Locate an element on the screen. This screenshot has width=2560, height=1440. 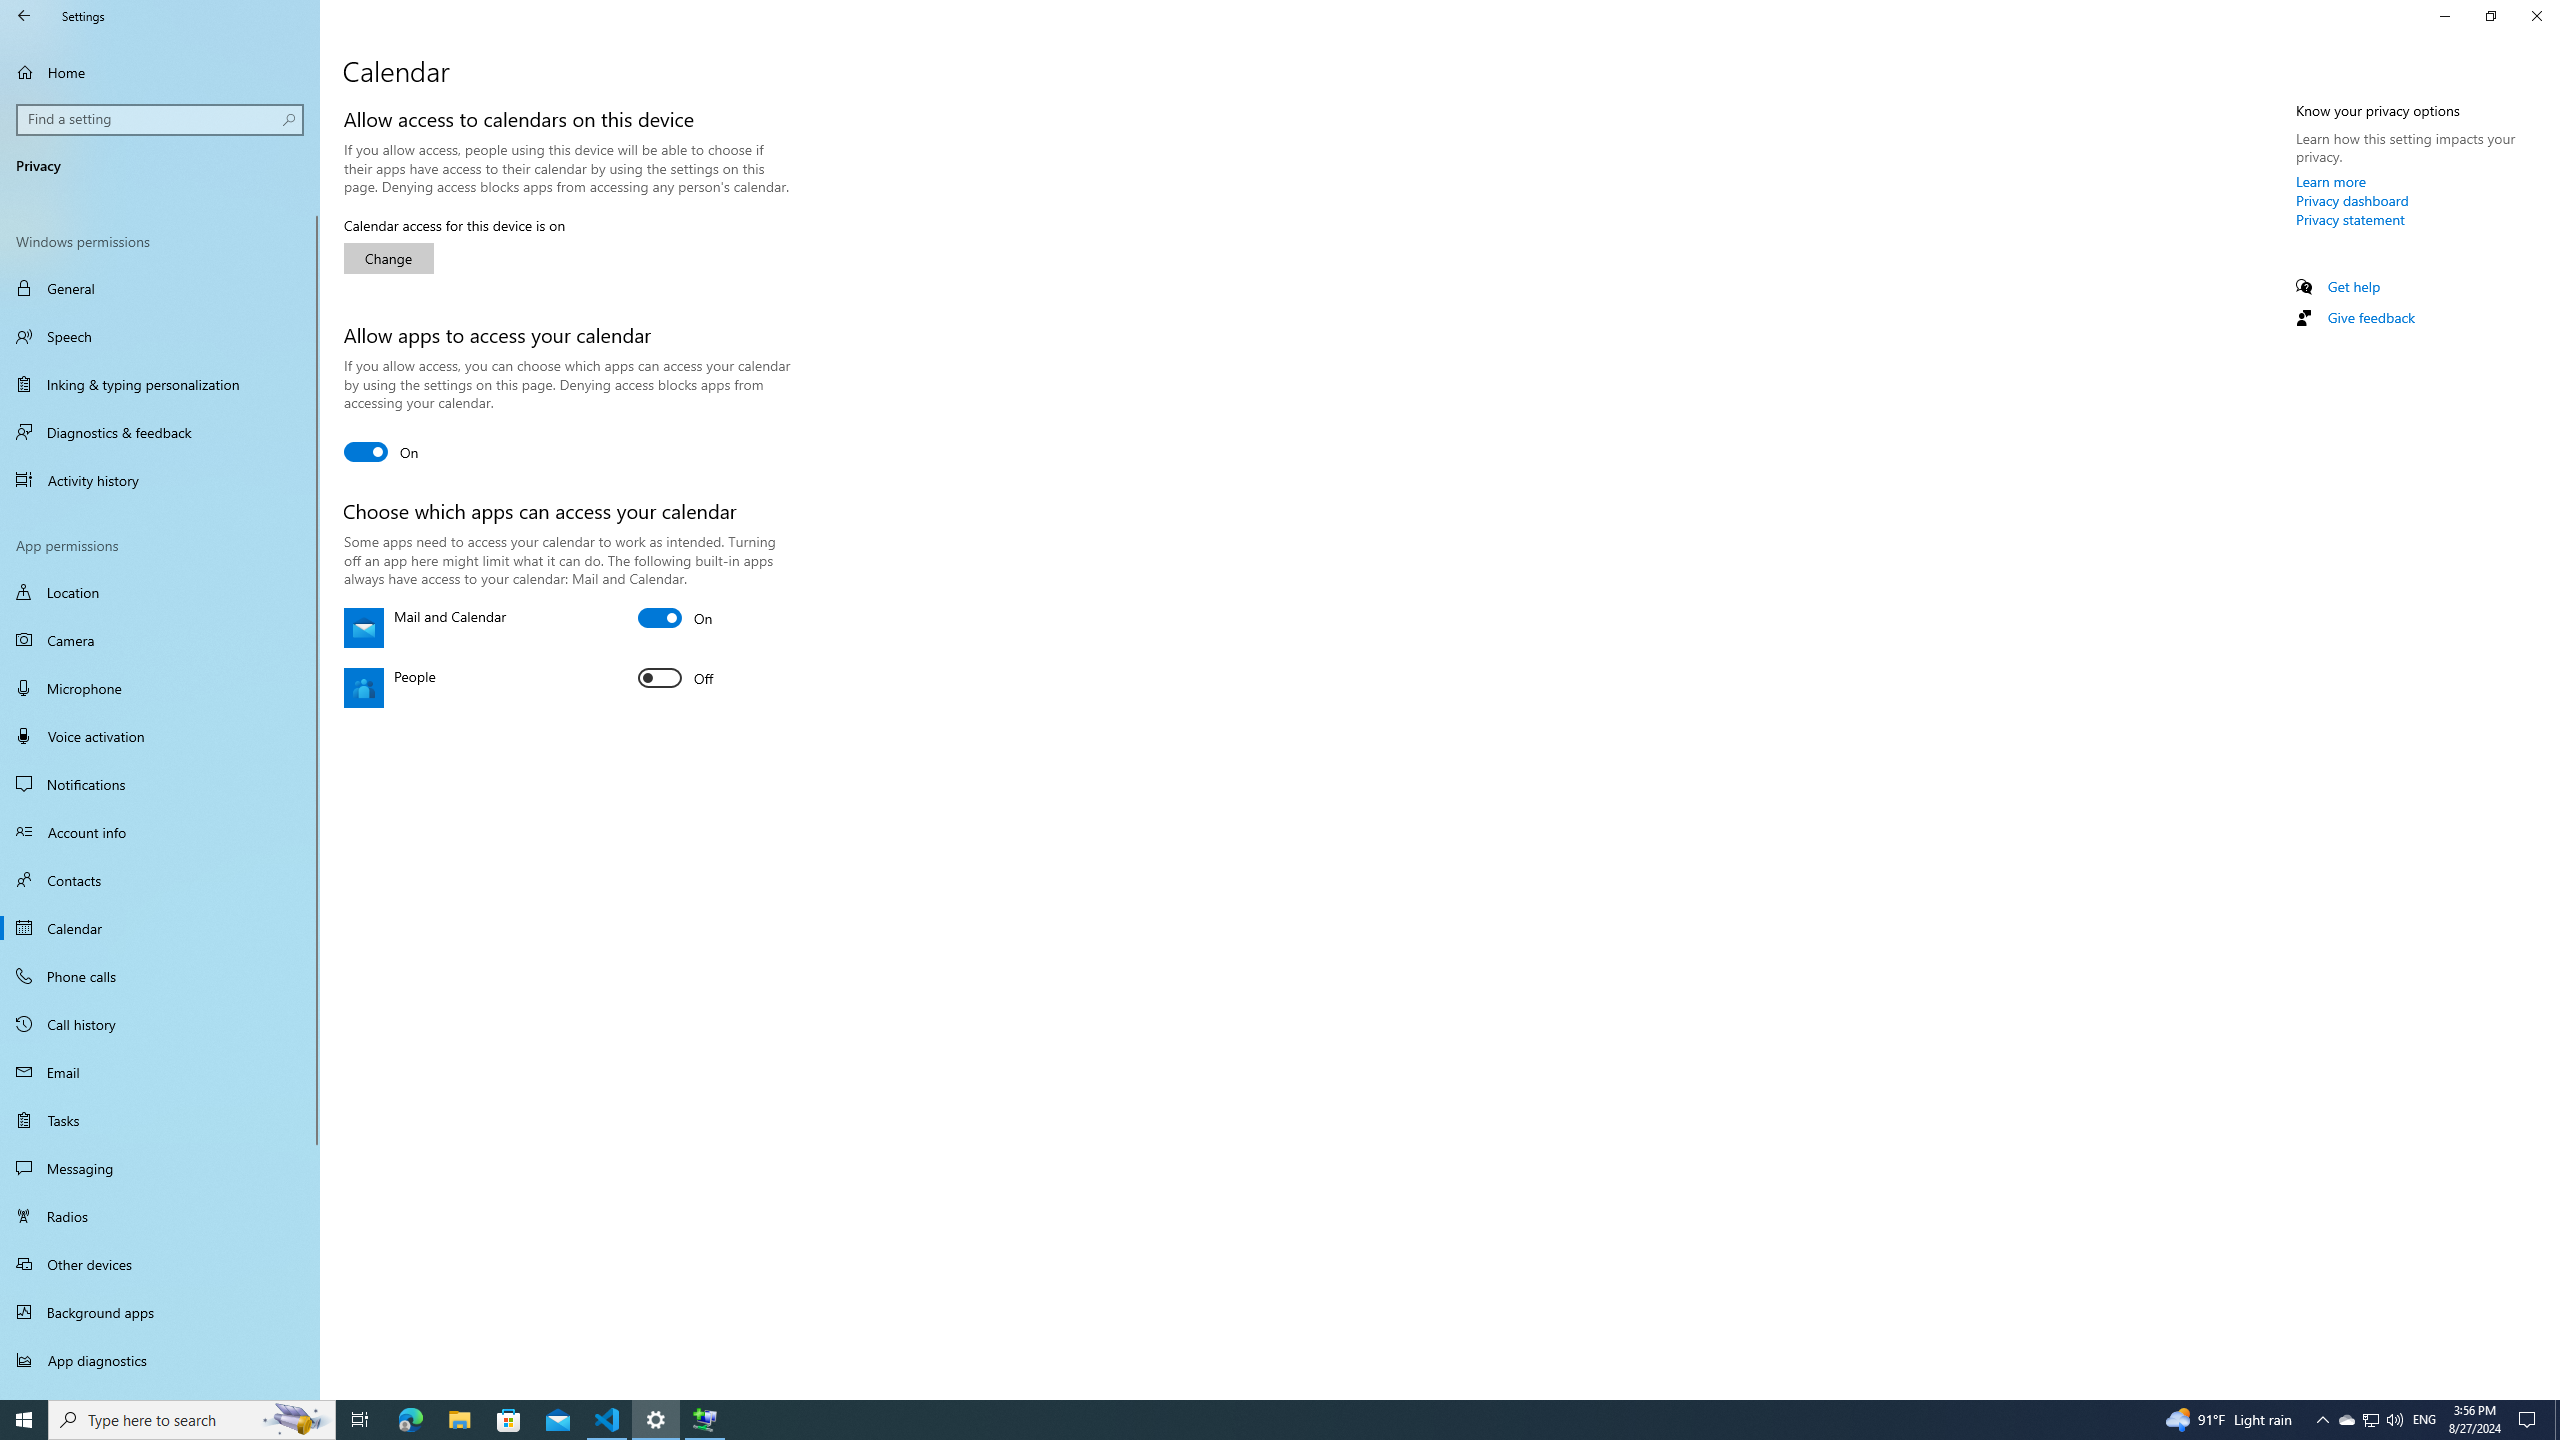
'General' is located at coordinates (159, 287).